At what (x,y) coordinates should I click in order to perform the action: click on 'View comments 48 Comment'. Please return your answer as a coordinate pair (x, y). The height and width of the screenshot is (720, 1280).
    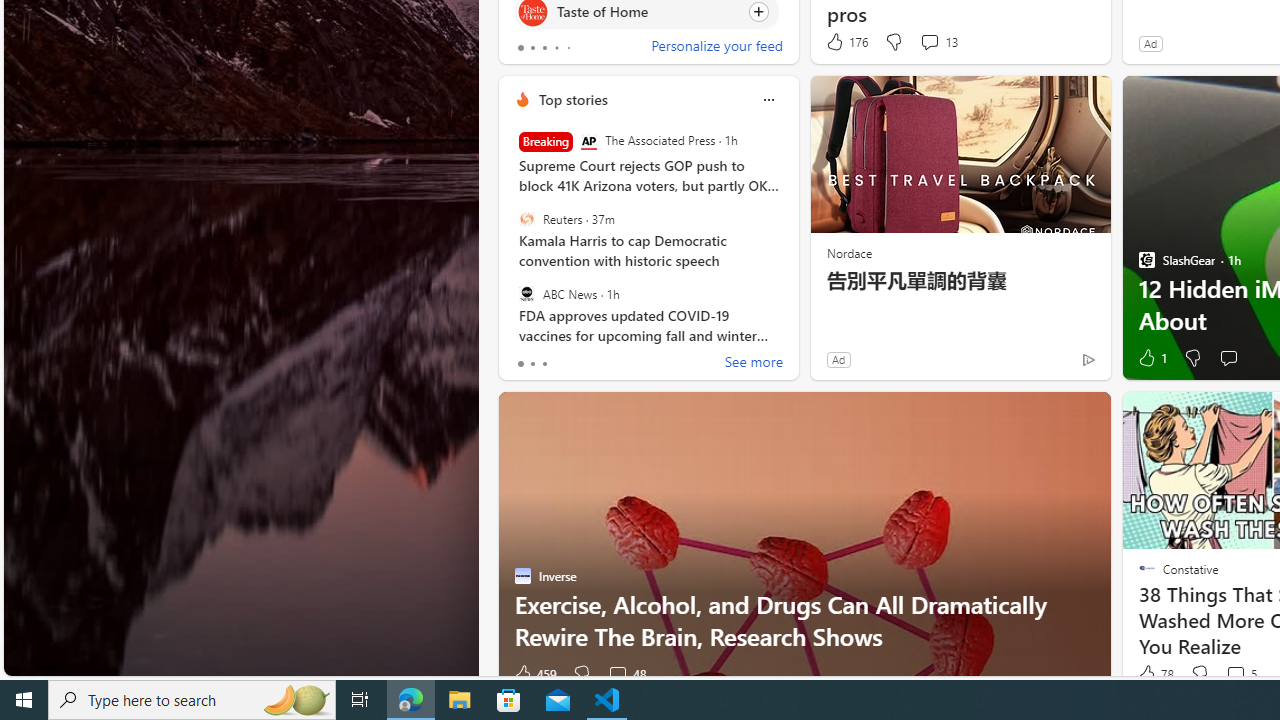
    Looking at the image, I should click on (625, 674).